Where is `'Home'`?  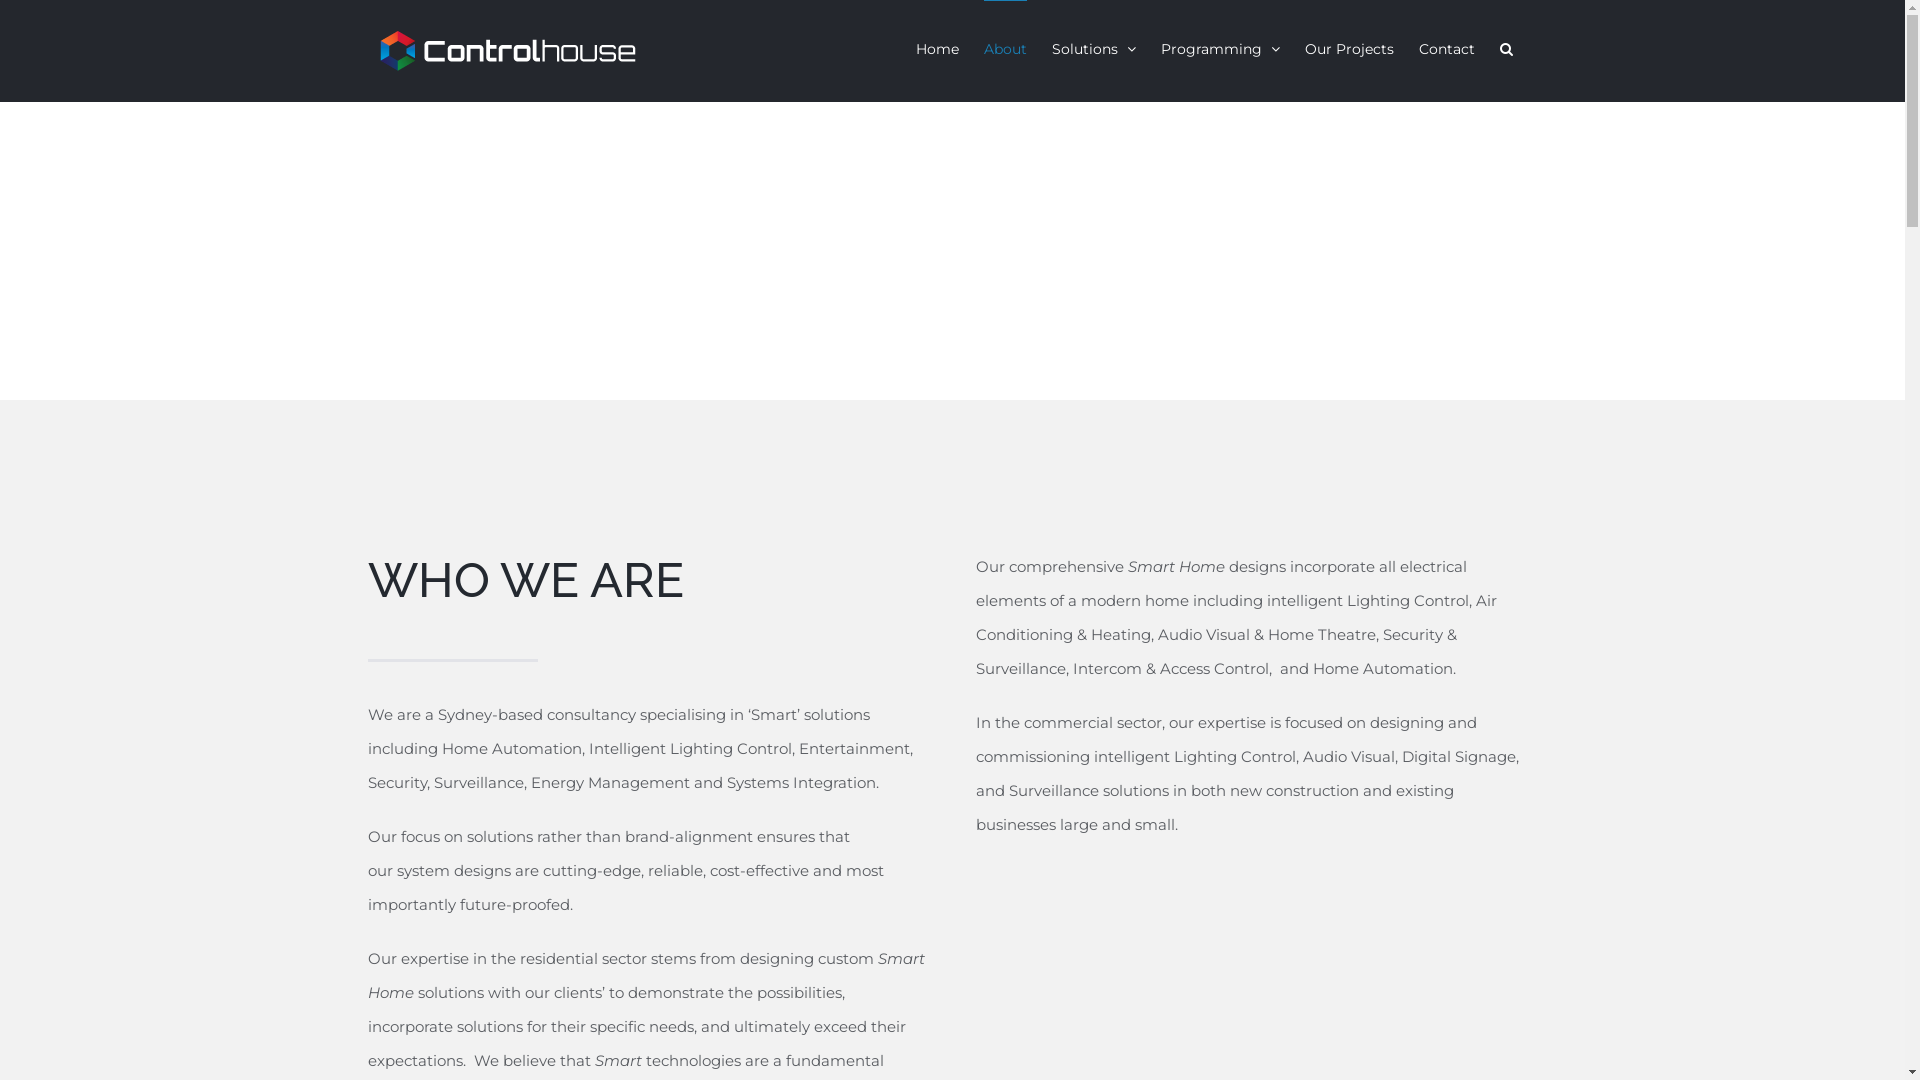
'Home' is located at coordinates (936, 46).